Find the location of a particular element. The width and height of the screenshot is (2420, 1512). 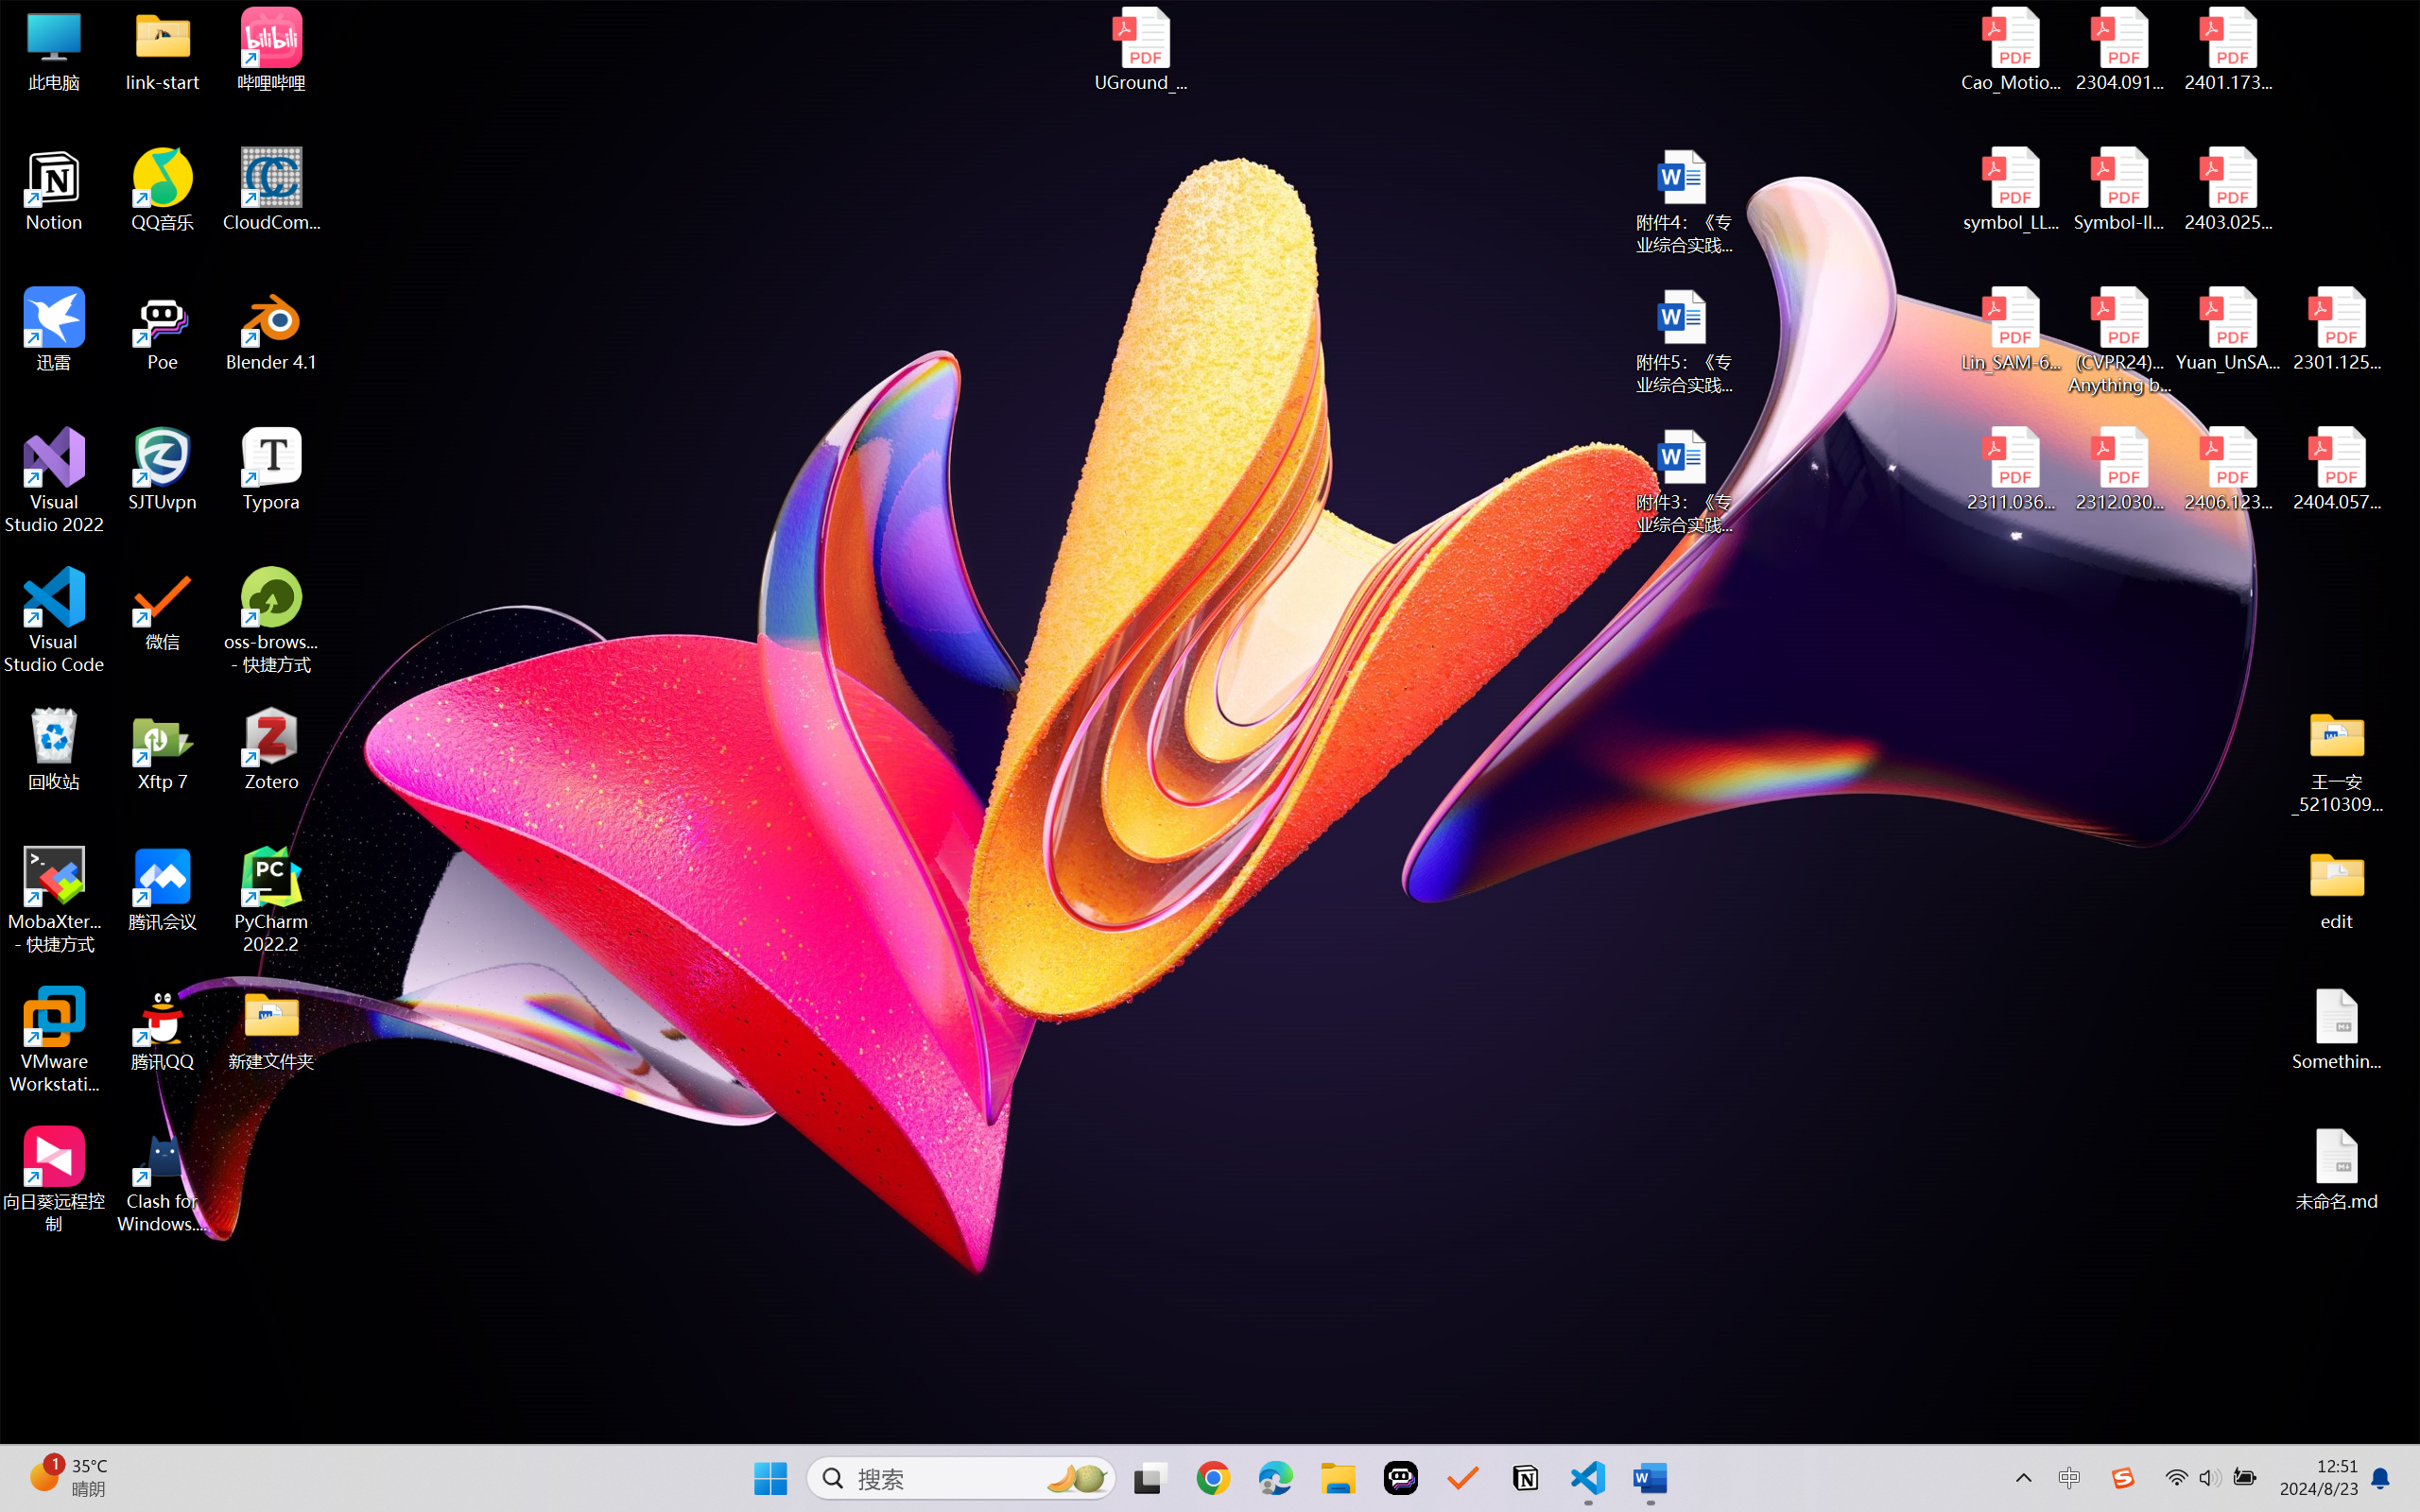

'Typora' is located at coordinates (271, 469).